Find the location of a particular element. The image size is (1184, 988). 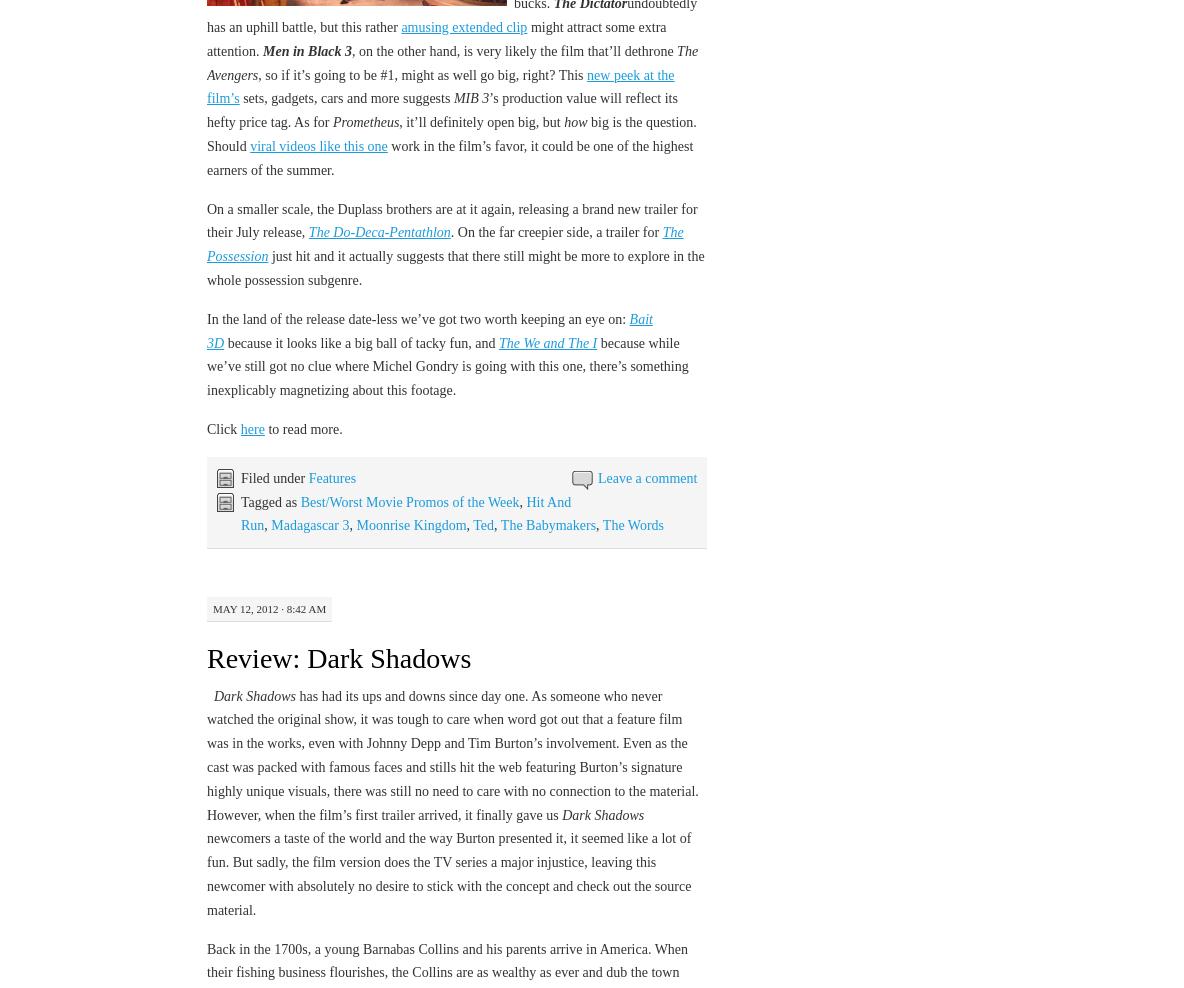

'because it looks like a big ball of tacky fun, and' is located at coordinates (360, 342).